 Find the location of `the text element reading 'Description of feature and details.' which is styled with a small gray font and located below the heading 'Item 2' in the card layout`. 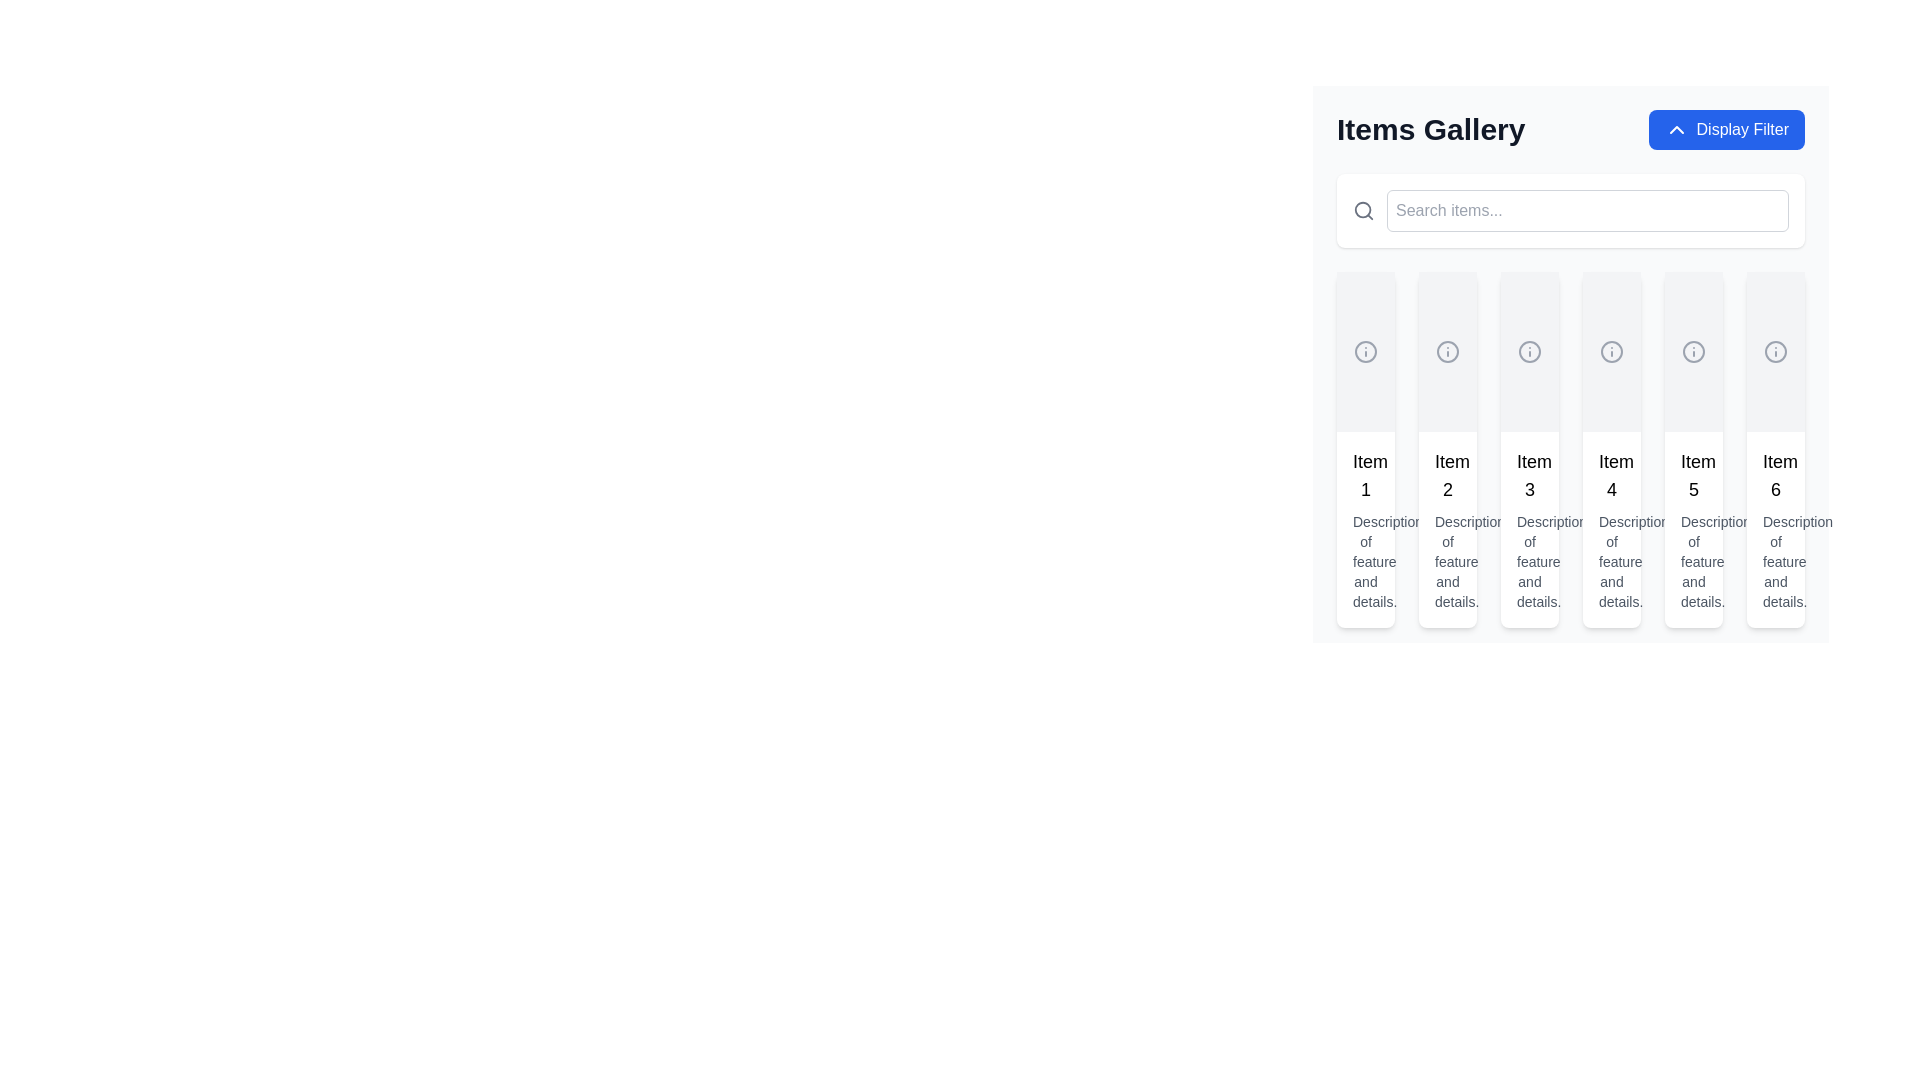

the text element reading 'Description of feature and details.' which is styled with a small gray font and located below the heading 'Item 2' in the card layout is located at coordinates (1448, 562).